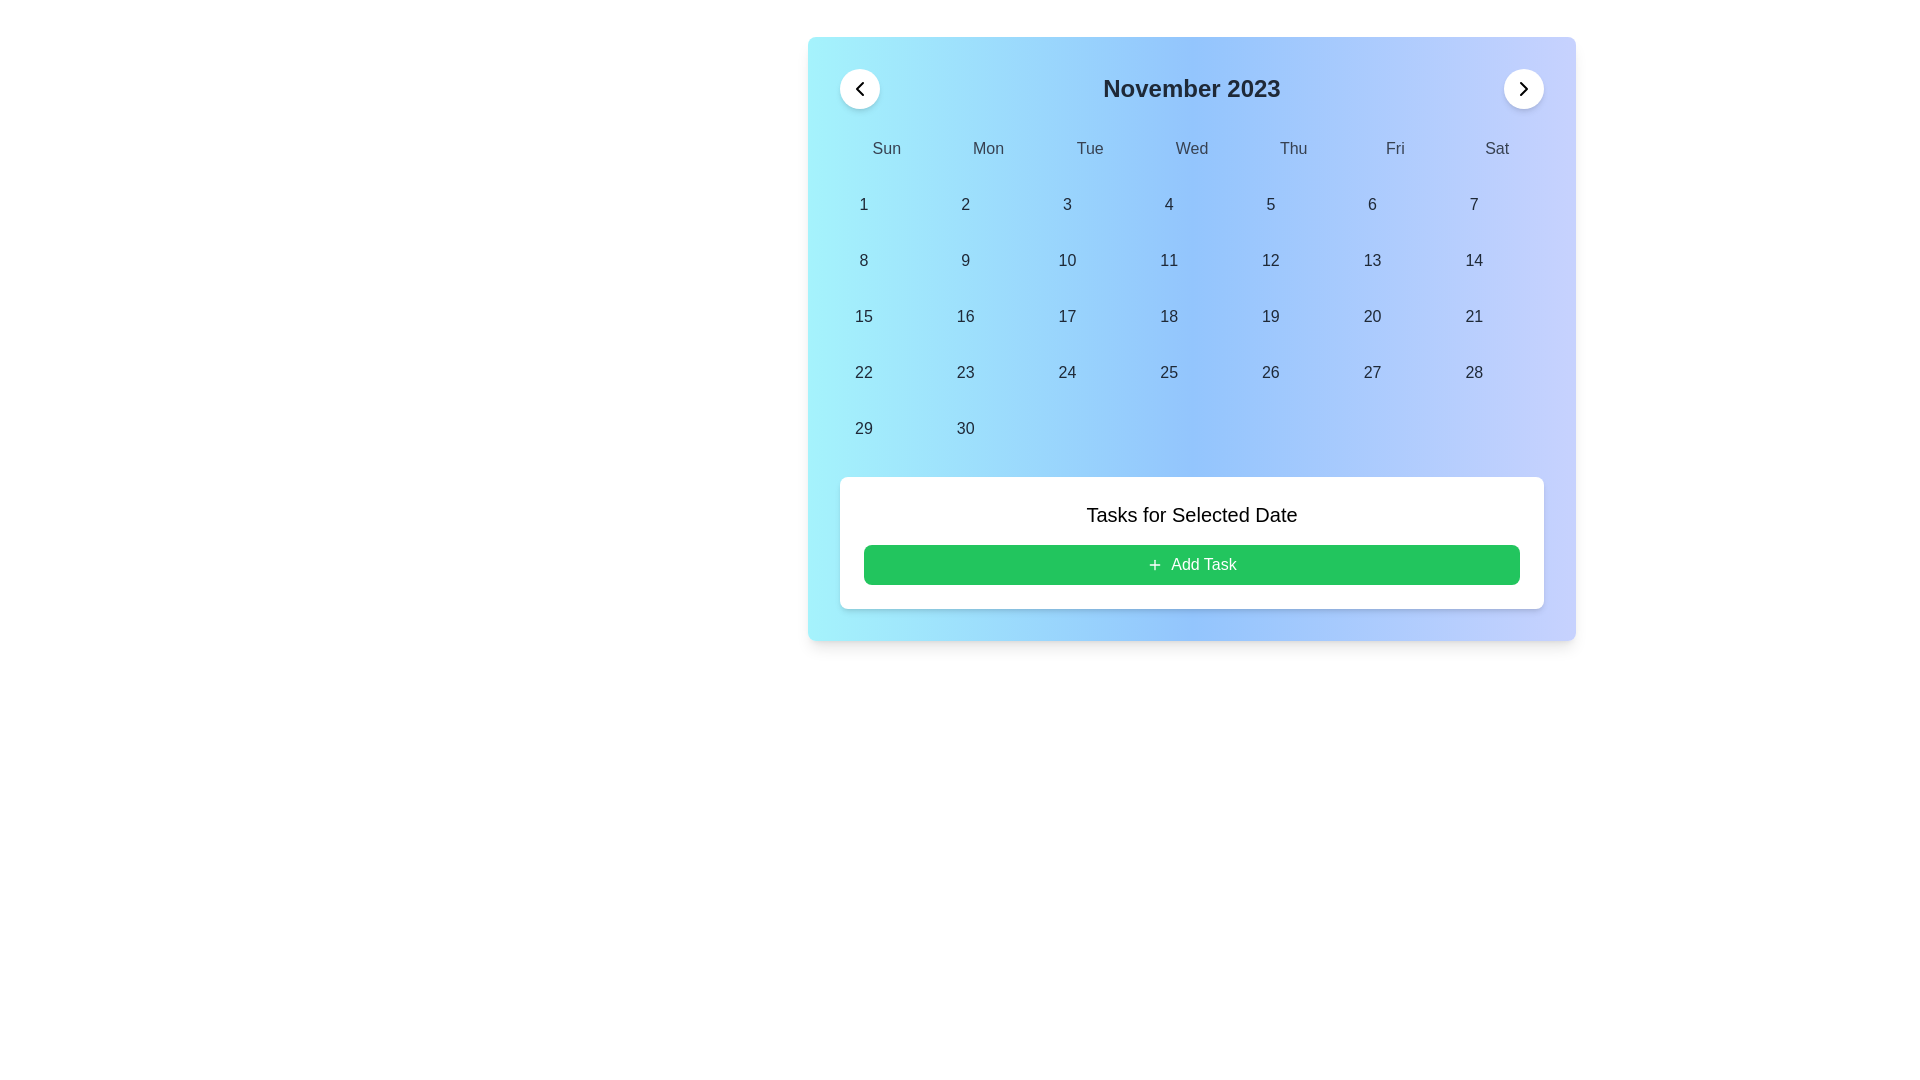 Image resolution: width=1920 pixels, height=1080 pixels. Describe the element at coordinates (1371, 315) in the screenshot. I see `the square-shaped button with rounded corners that displays the number '20' in bold, dark font` at that location.